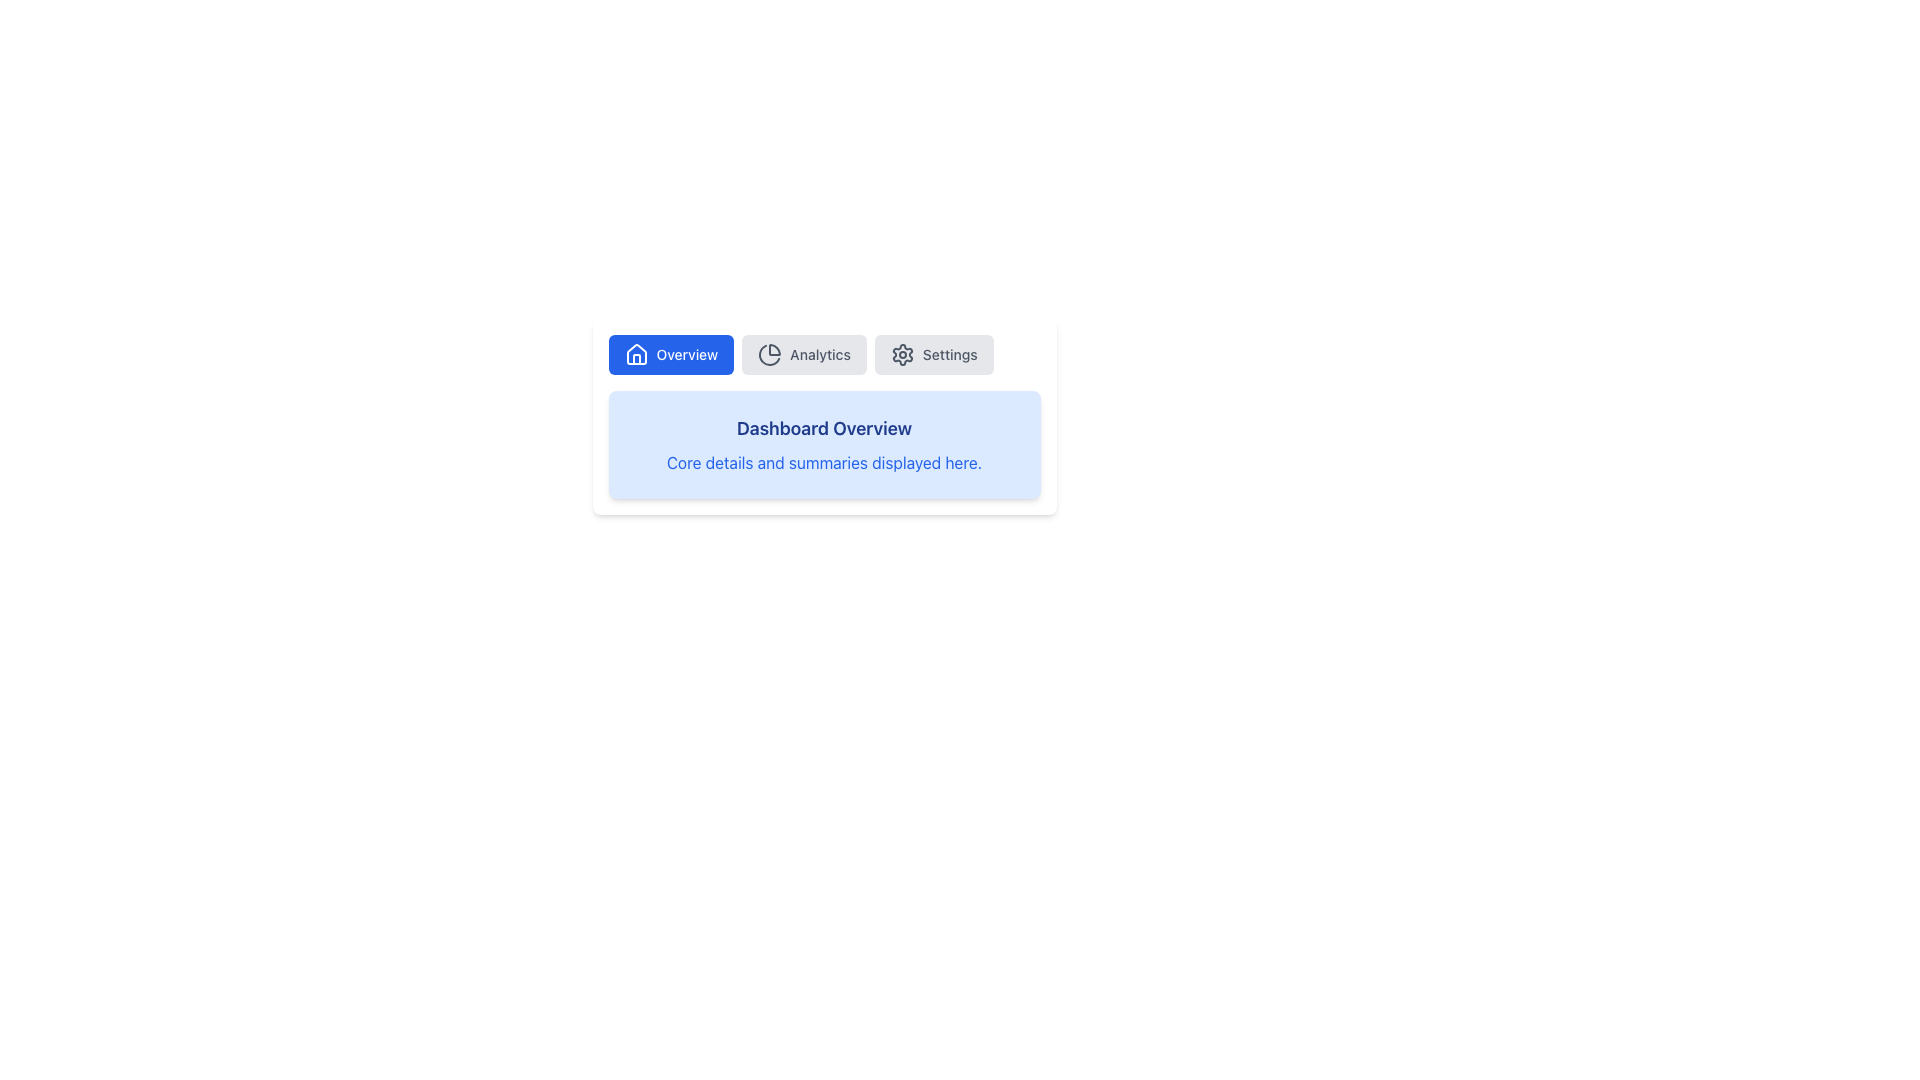 This screenshot has height=1080, width=1920. Describe the element at coordinates (774, 349) in the screenshot. I see `the upper-right segment of the pie chart icon, which is part of the navigation icons adjacent to the 'Analytics' button` at that location.